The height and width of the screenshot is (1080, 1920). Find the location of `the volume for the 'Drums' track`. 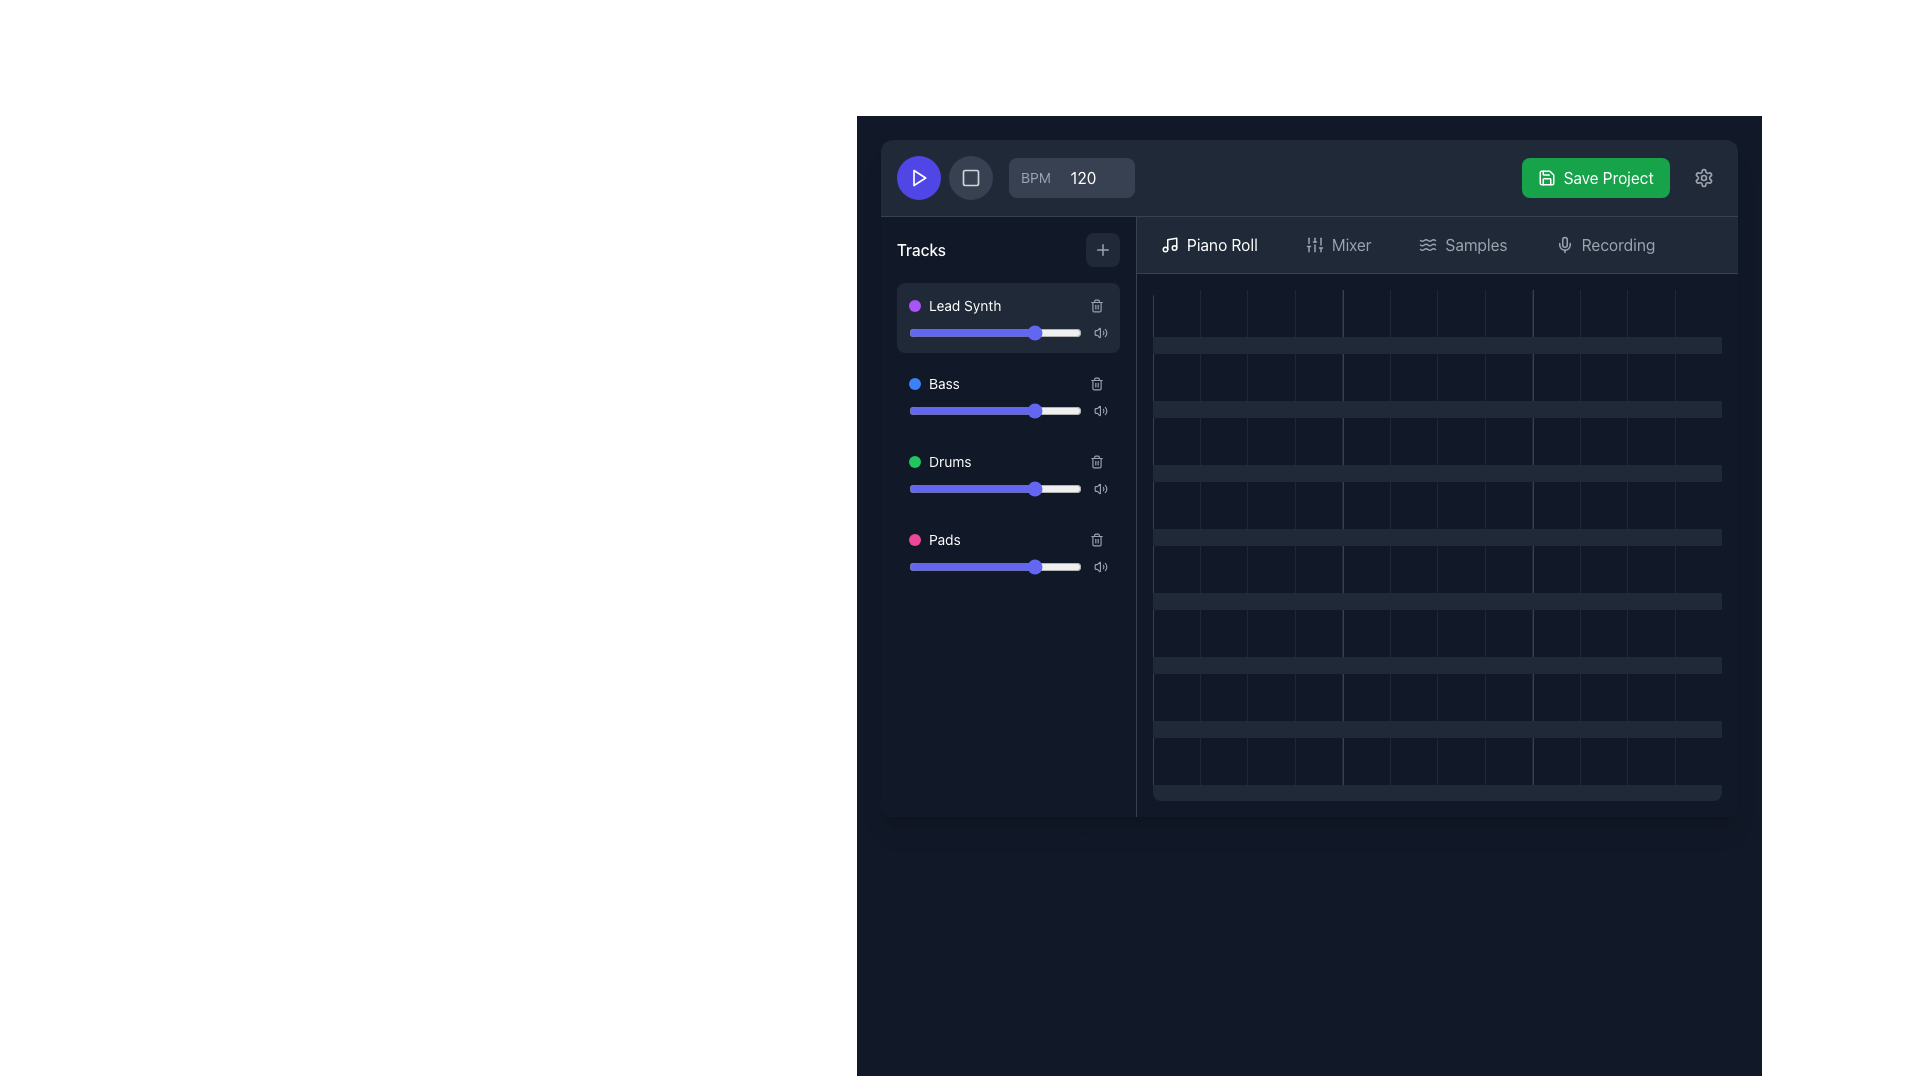

the volume for the 'Drums' track is located at coordinates (1051, 462).